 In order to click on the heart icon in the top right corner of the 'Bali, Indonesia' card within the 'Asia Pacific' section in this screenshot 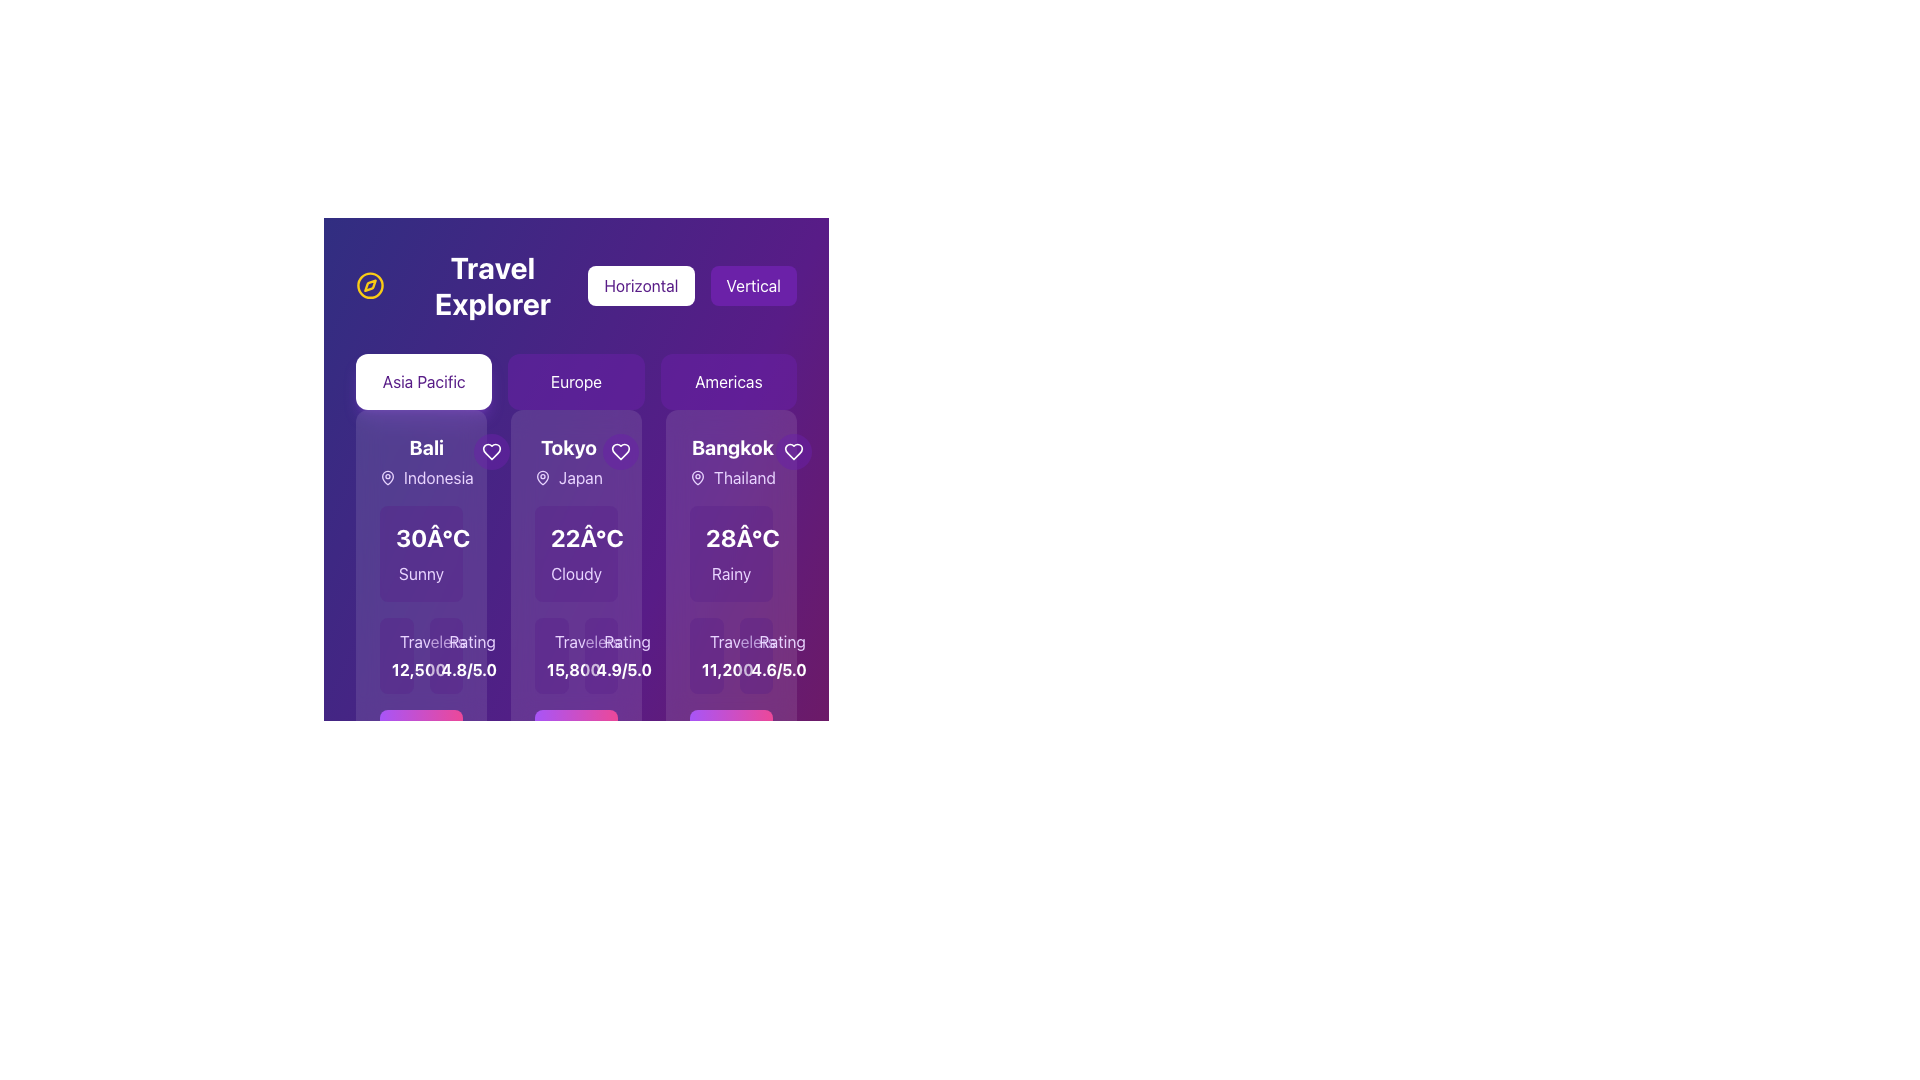, I will do `click(491, 451)`.